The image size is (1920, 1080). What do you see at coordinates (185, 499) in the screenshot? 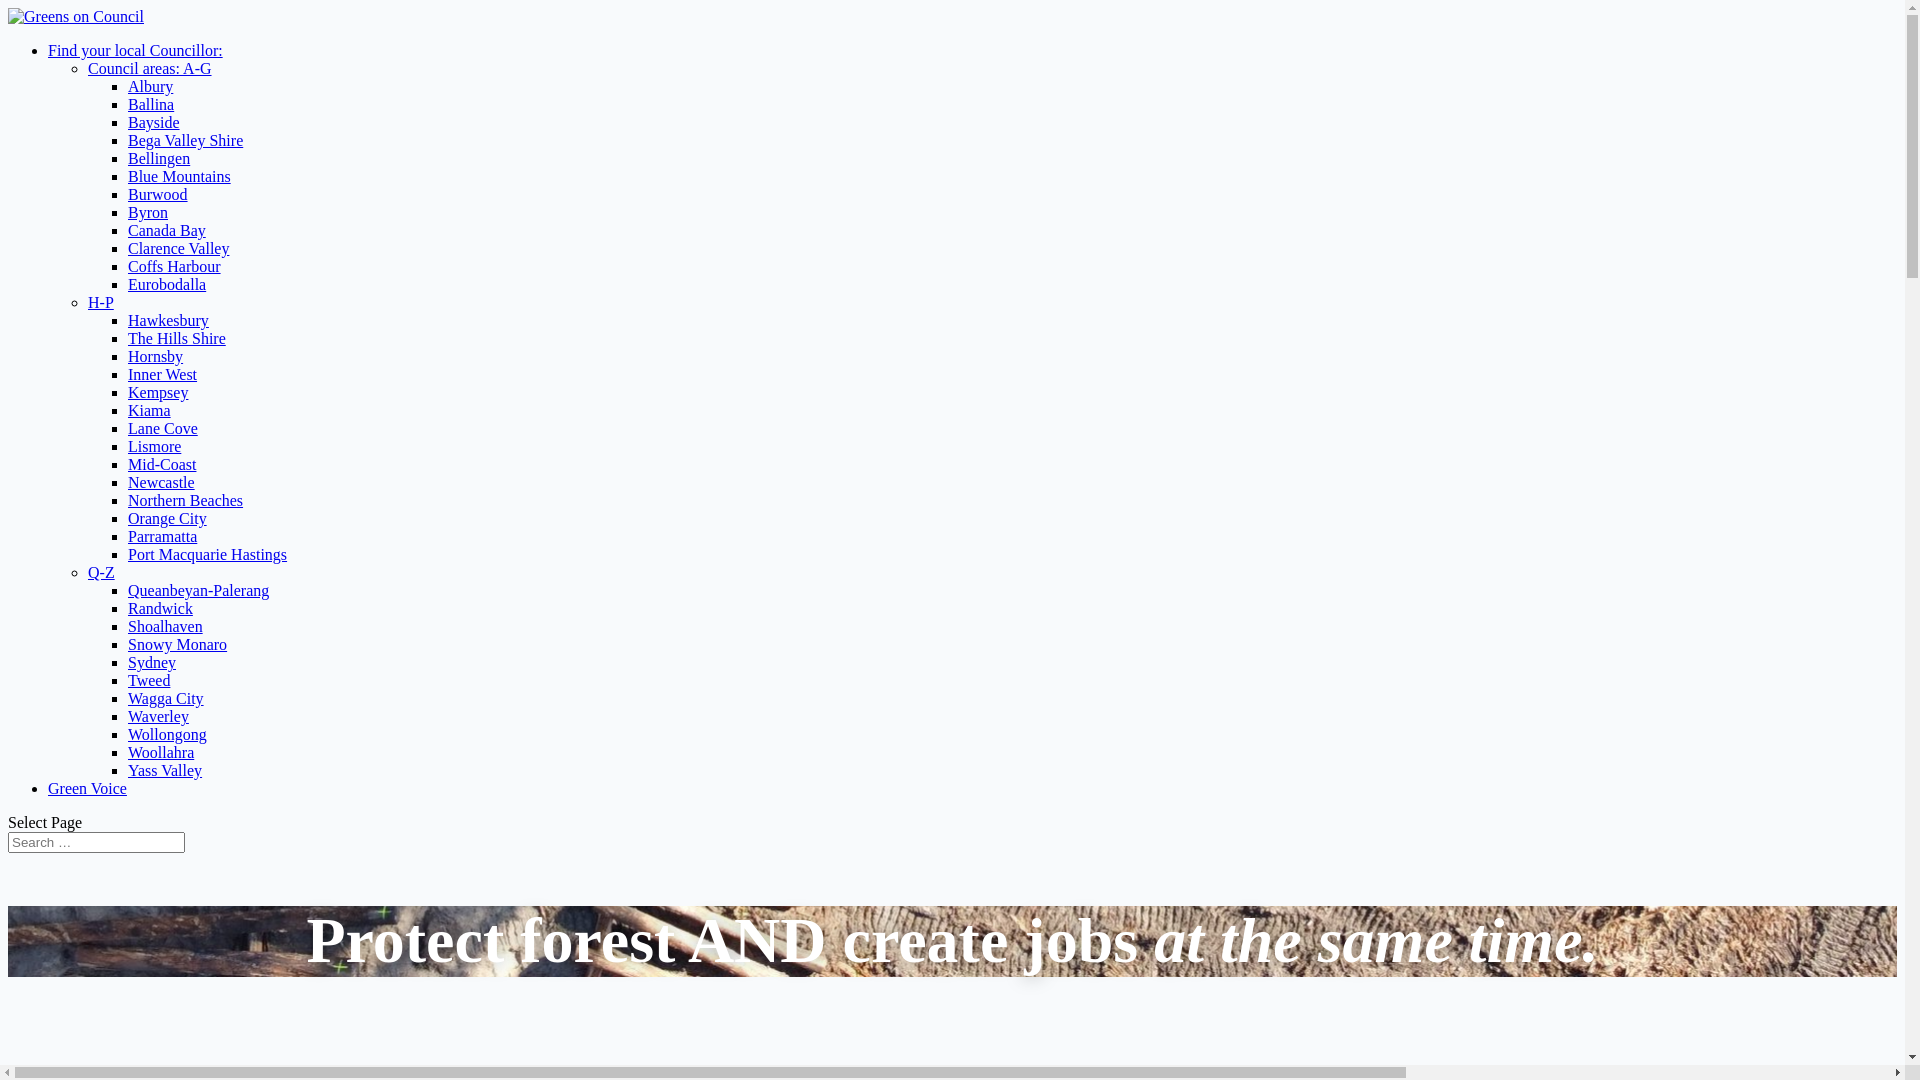
I see `'Northern Beaches'` at bounding box center [185, 499].